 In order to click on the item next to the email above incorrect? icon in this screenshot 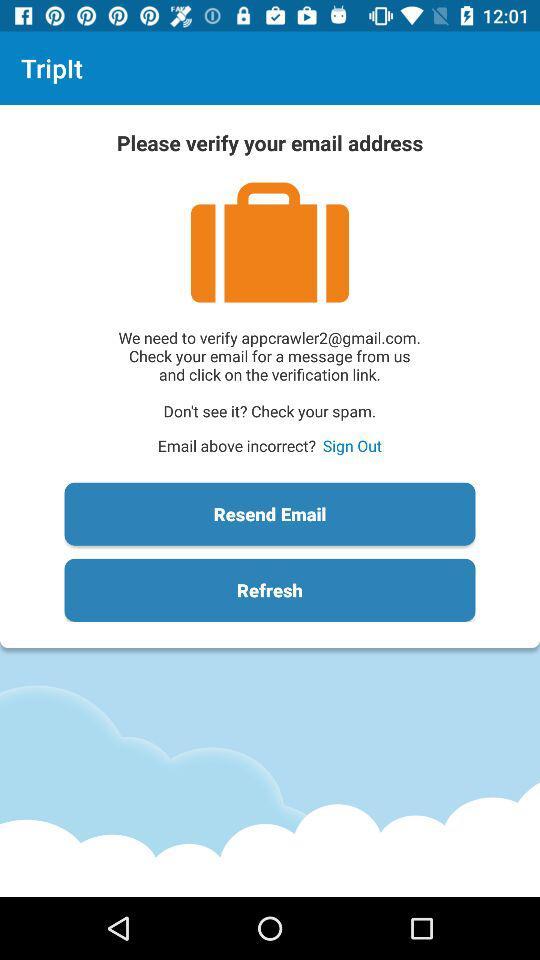, I will do `click(351, 445)`.